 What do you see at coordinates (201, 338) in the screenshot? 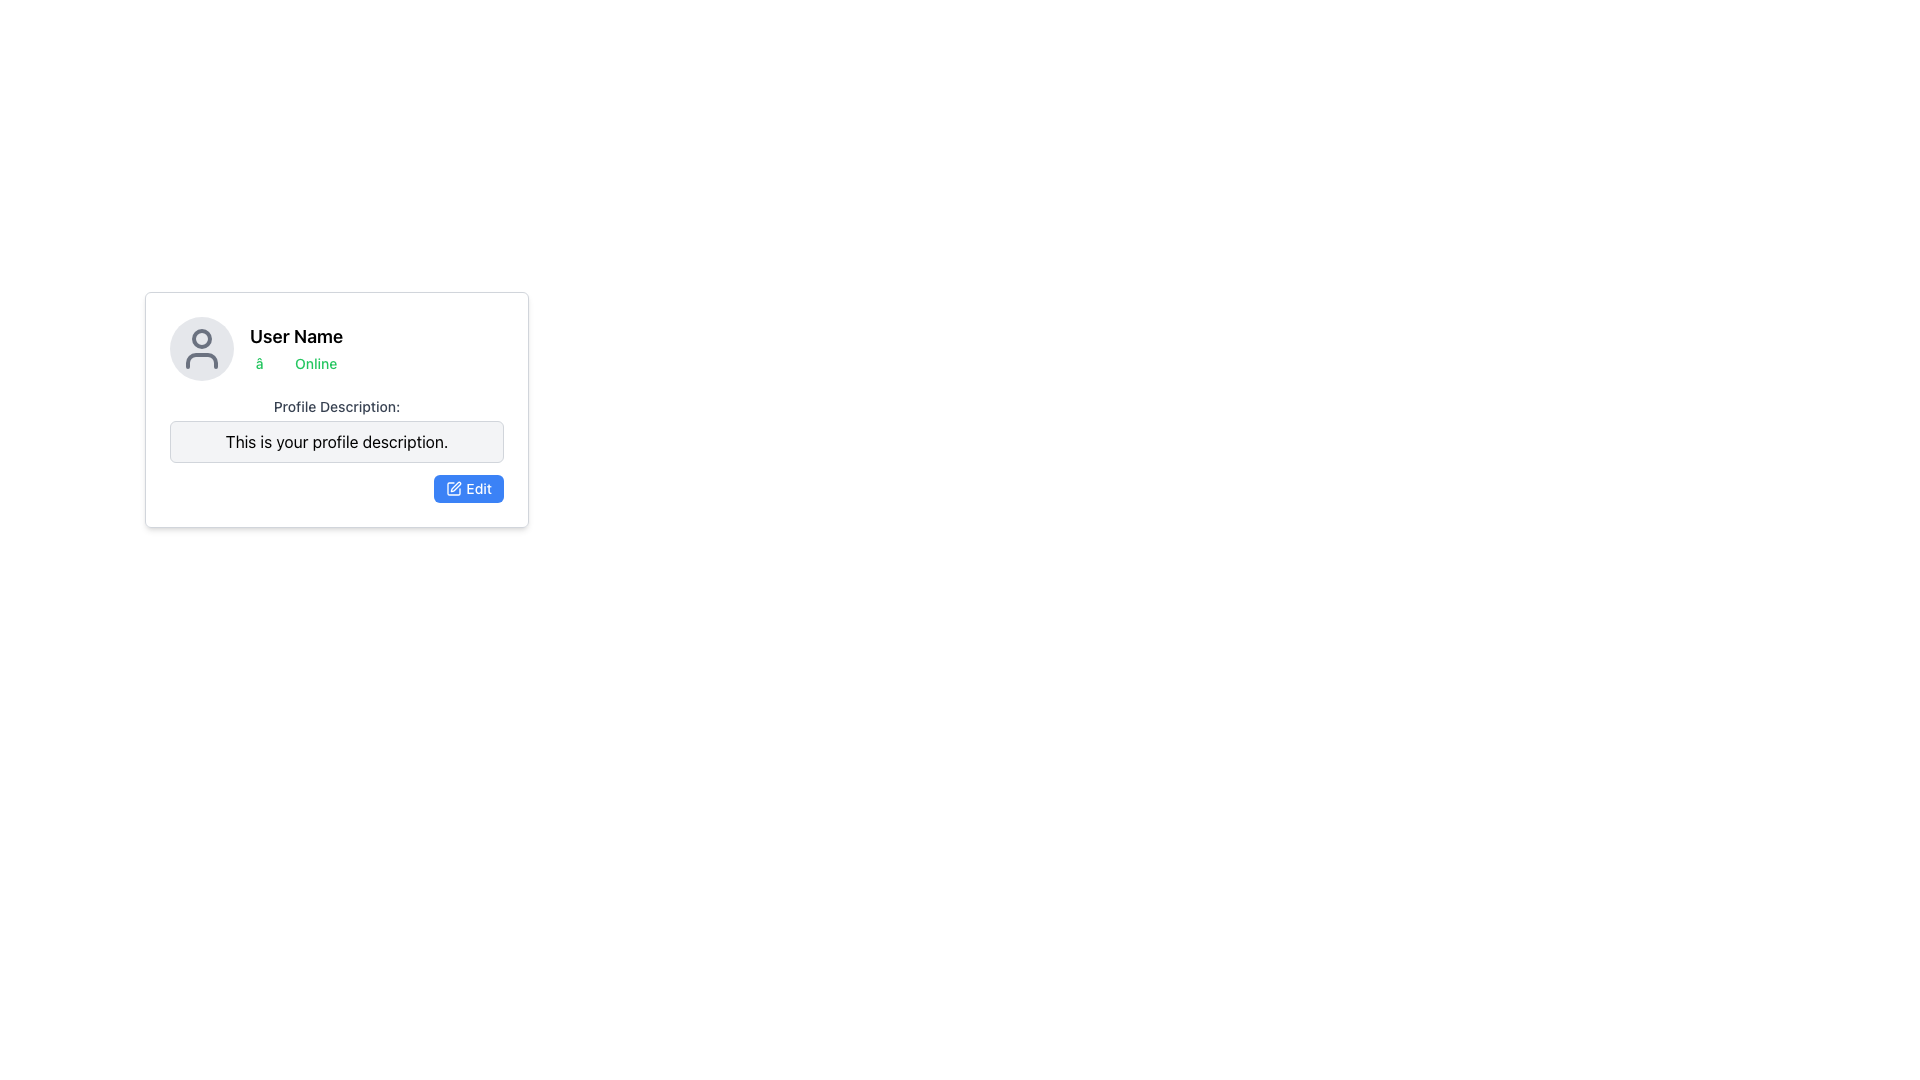
I see `the decorative circle within the user avatar graphic, which is positioned to the left of the 'User Name' text in the profile information card` at bounding box center [201, 338].